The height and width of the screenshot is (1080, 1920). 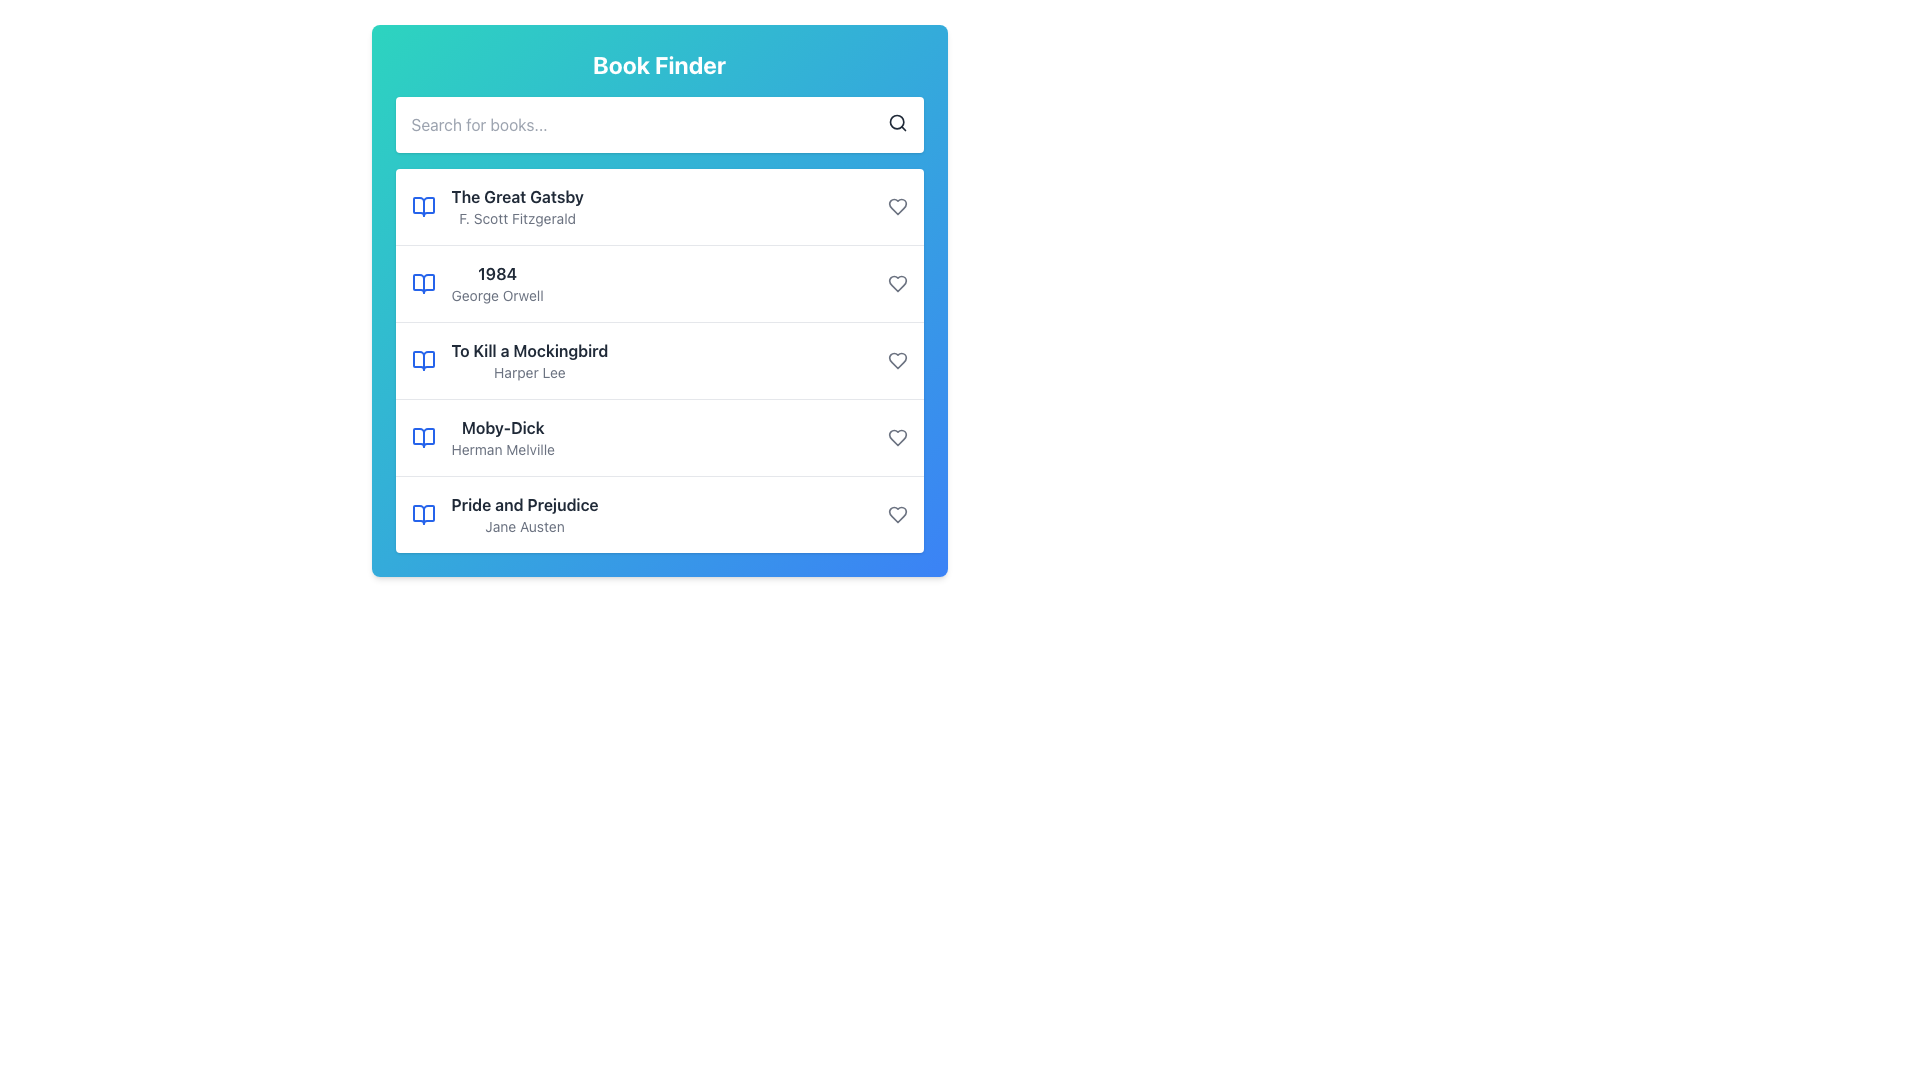 I want to click on the list item for the book '1984' by George Orwell in the Book Finder, so click(x=659, y=283).